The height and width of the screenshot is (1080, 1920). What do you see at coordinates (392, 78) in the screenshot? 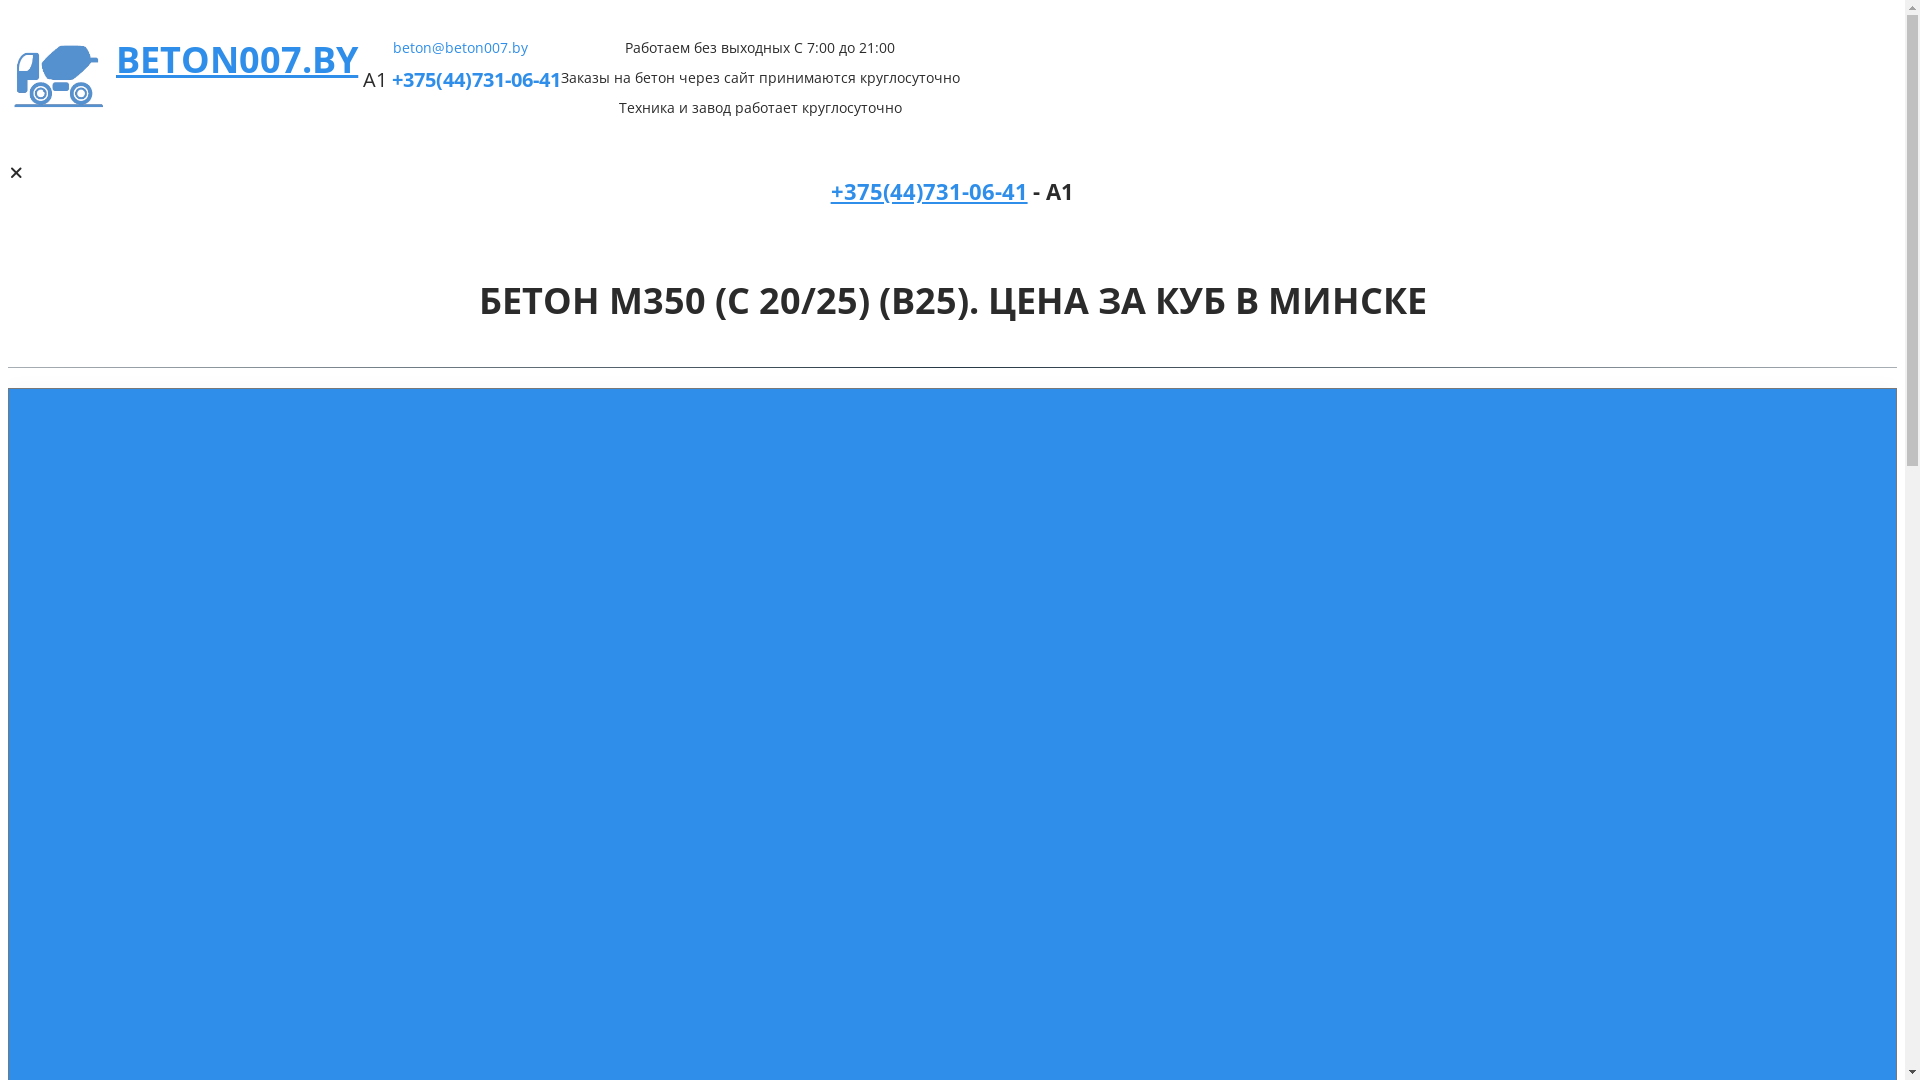
I see `'+375(44)731-06-41'` at bounding box center [392, 78].